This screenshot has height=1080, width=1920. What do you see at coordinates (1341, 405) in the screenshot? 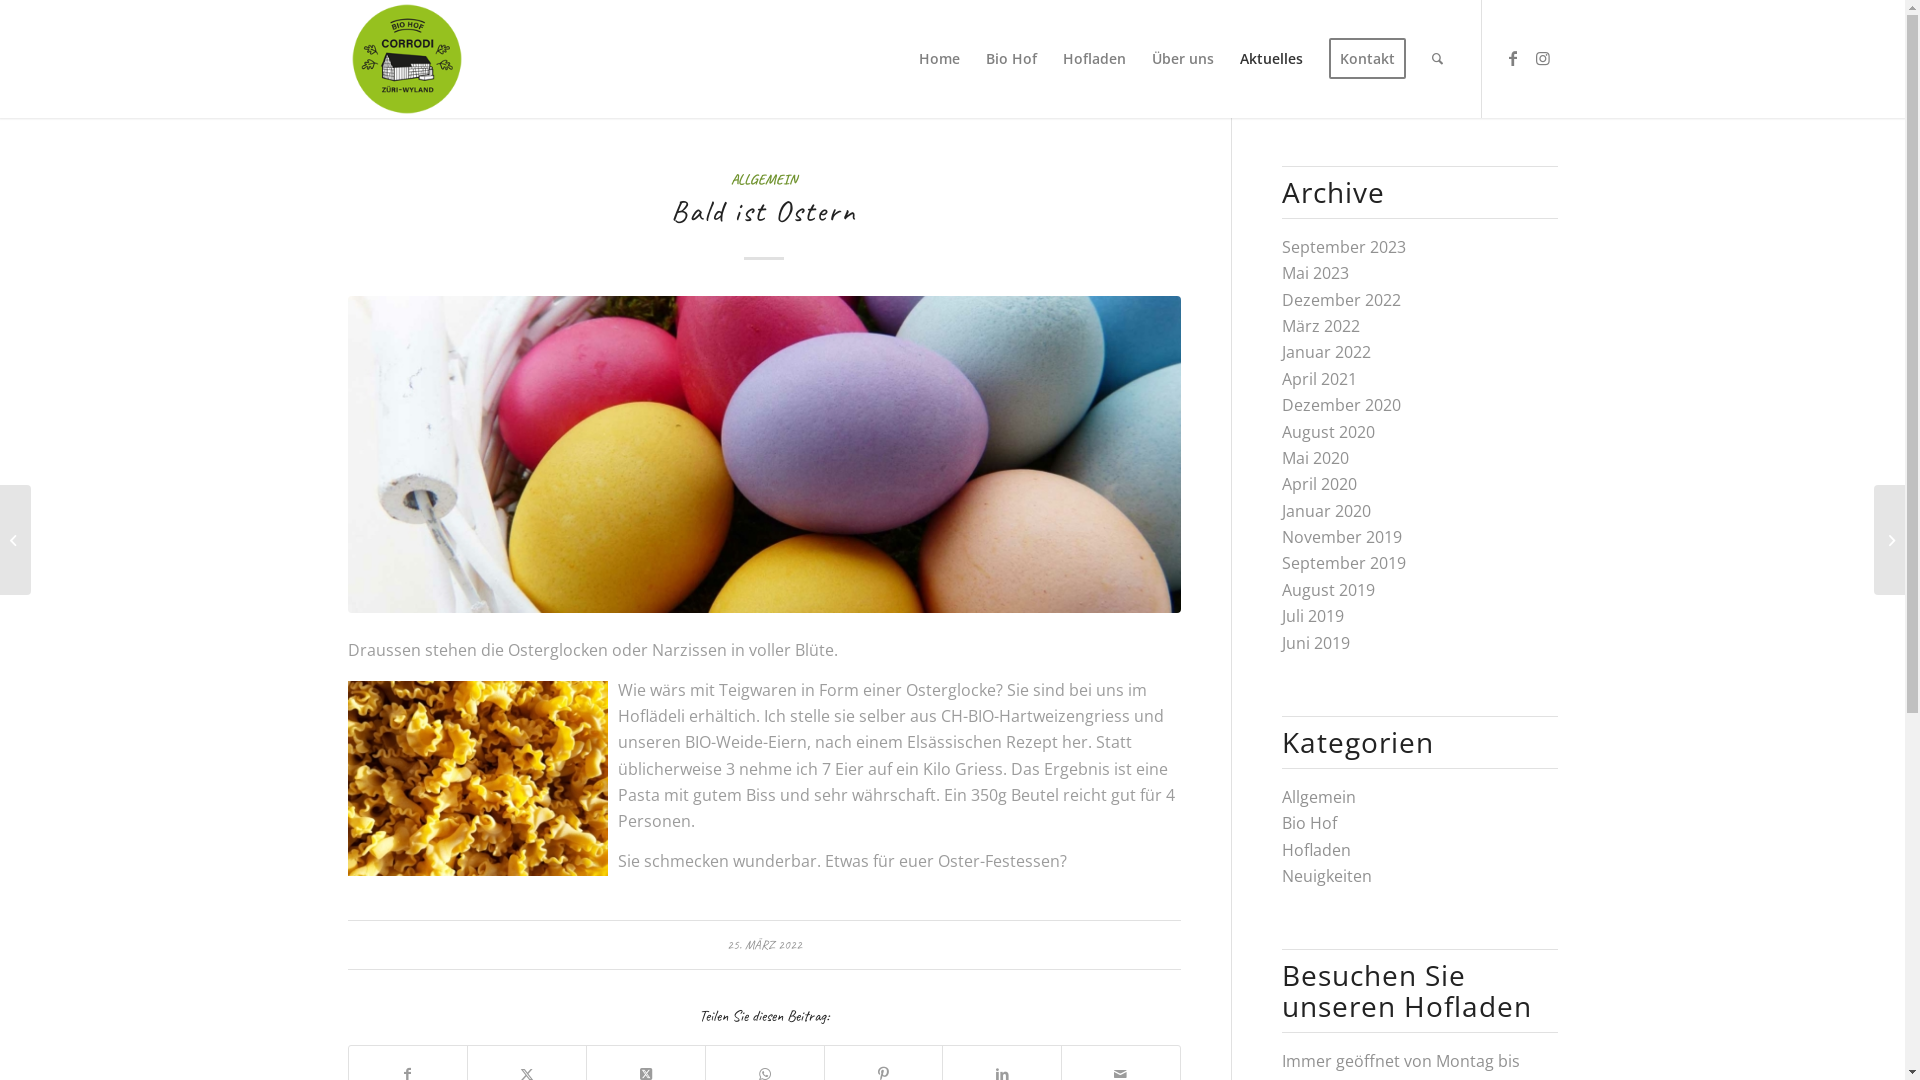
I see `'Dezember 2020'` at bounding box center [1341, 405].